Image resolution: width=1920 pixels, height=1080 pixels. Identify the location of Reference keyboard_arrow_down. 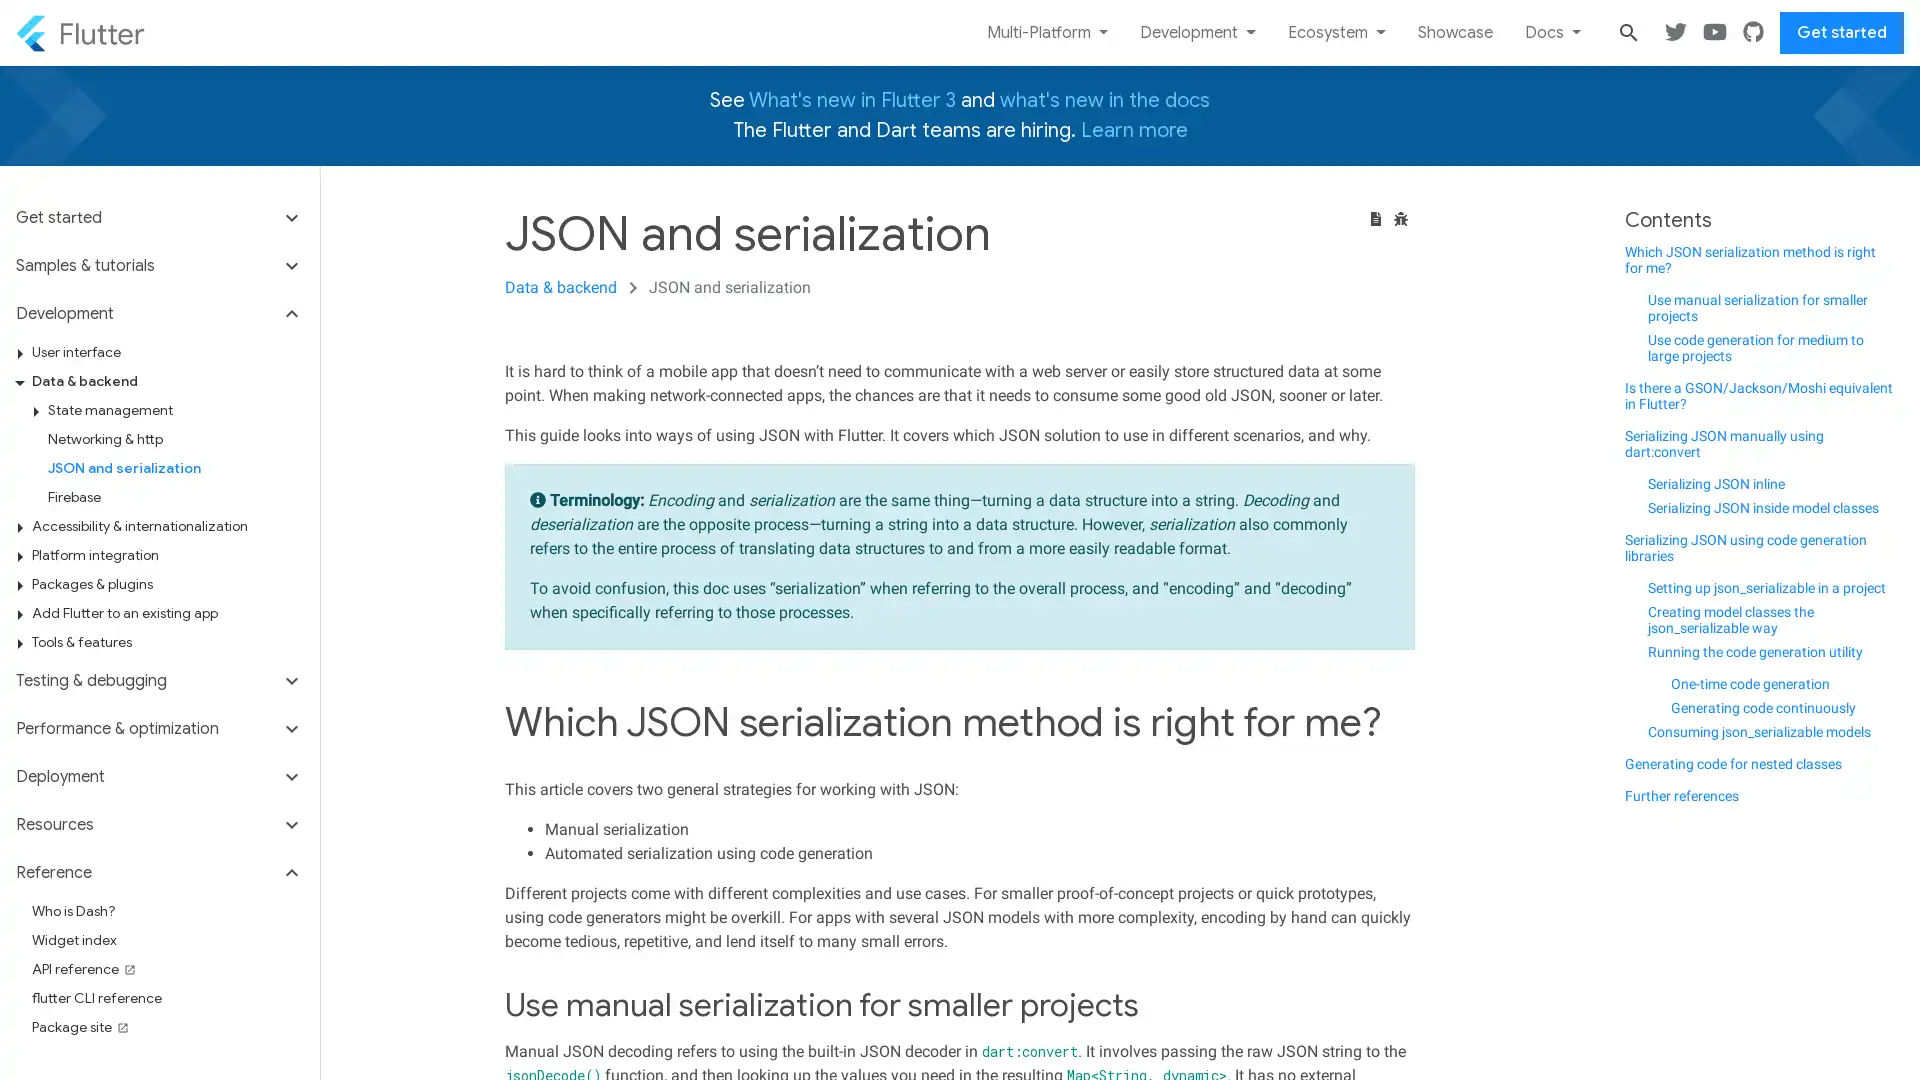
(158, 871).